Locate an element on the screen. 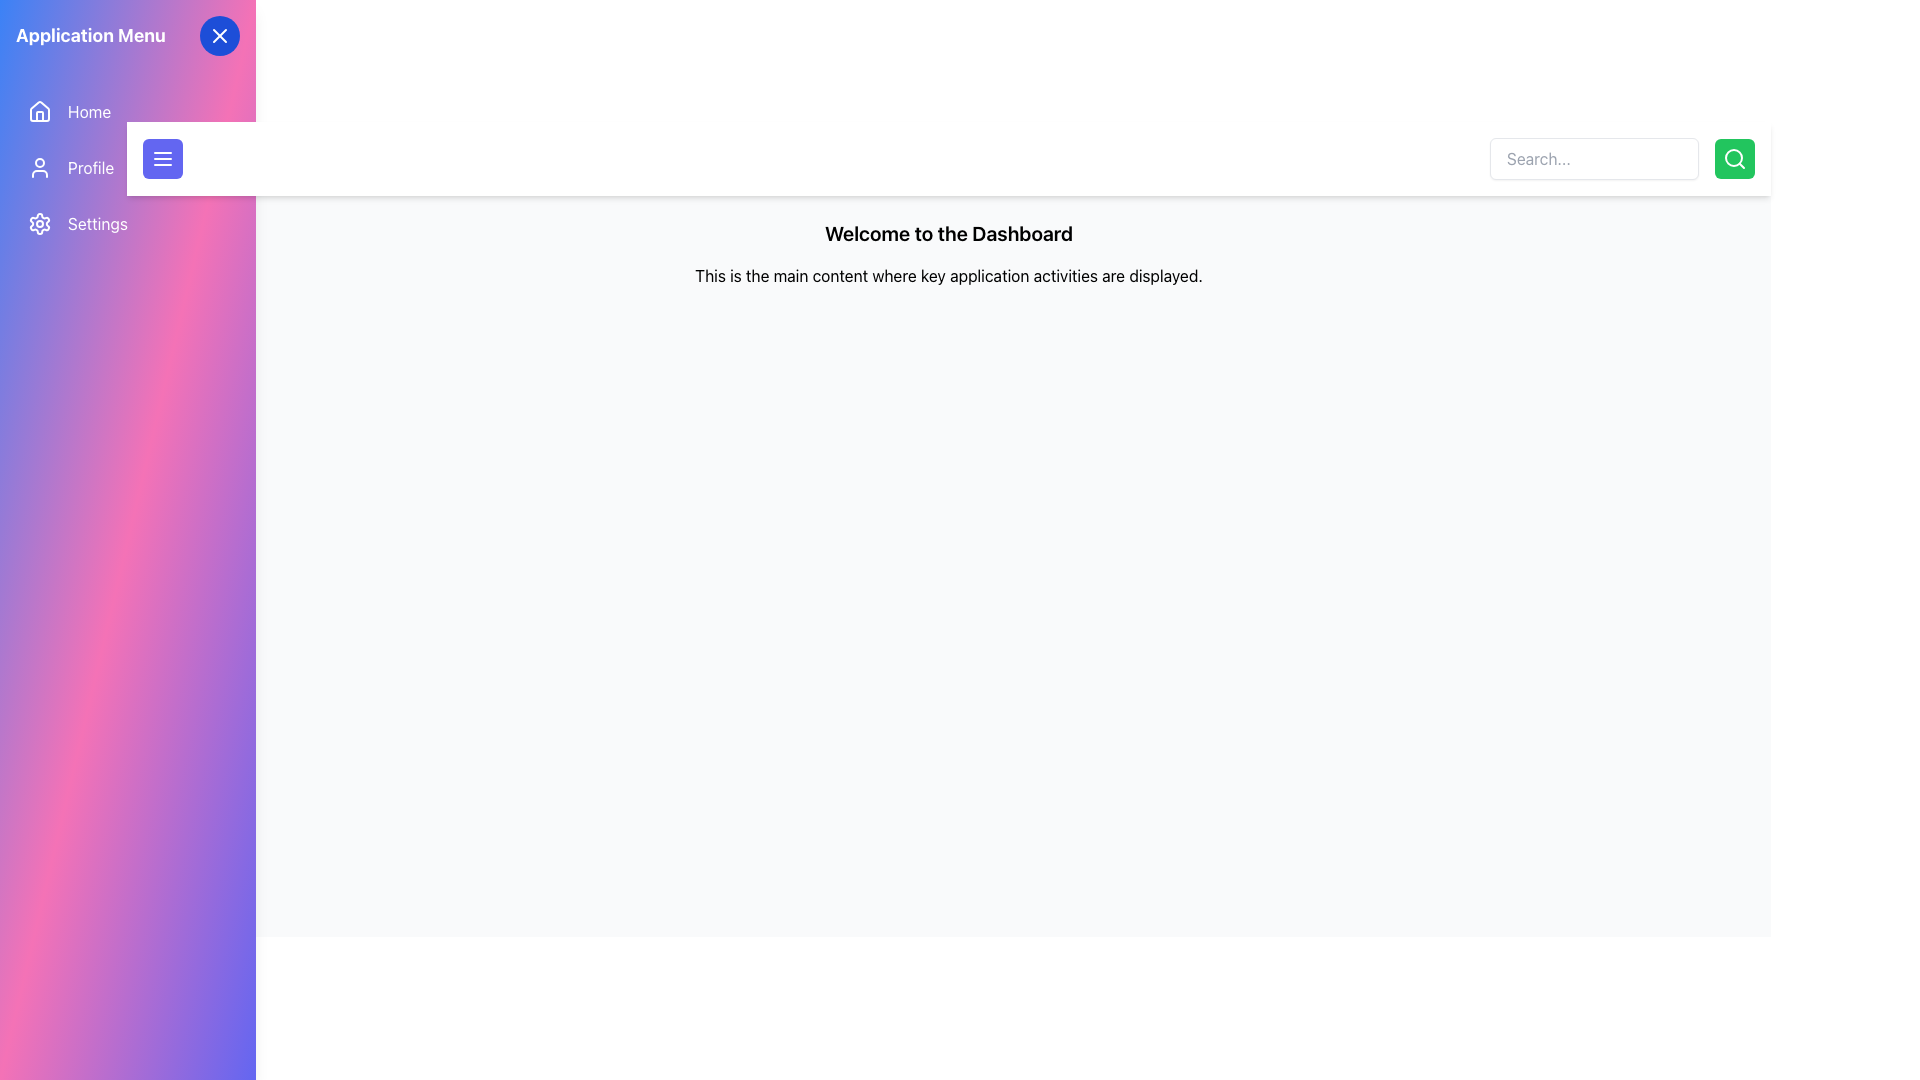  the navigation button at the top of the vertical menu on the left-hand side to trigger the hover effect is located at coordinates (127, 111).